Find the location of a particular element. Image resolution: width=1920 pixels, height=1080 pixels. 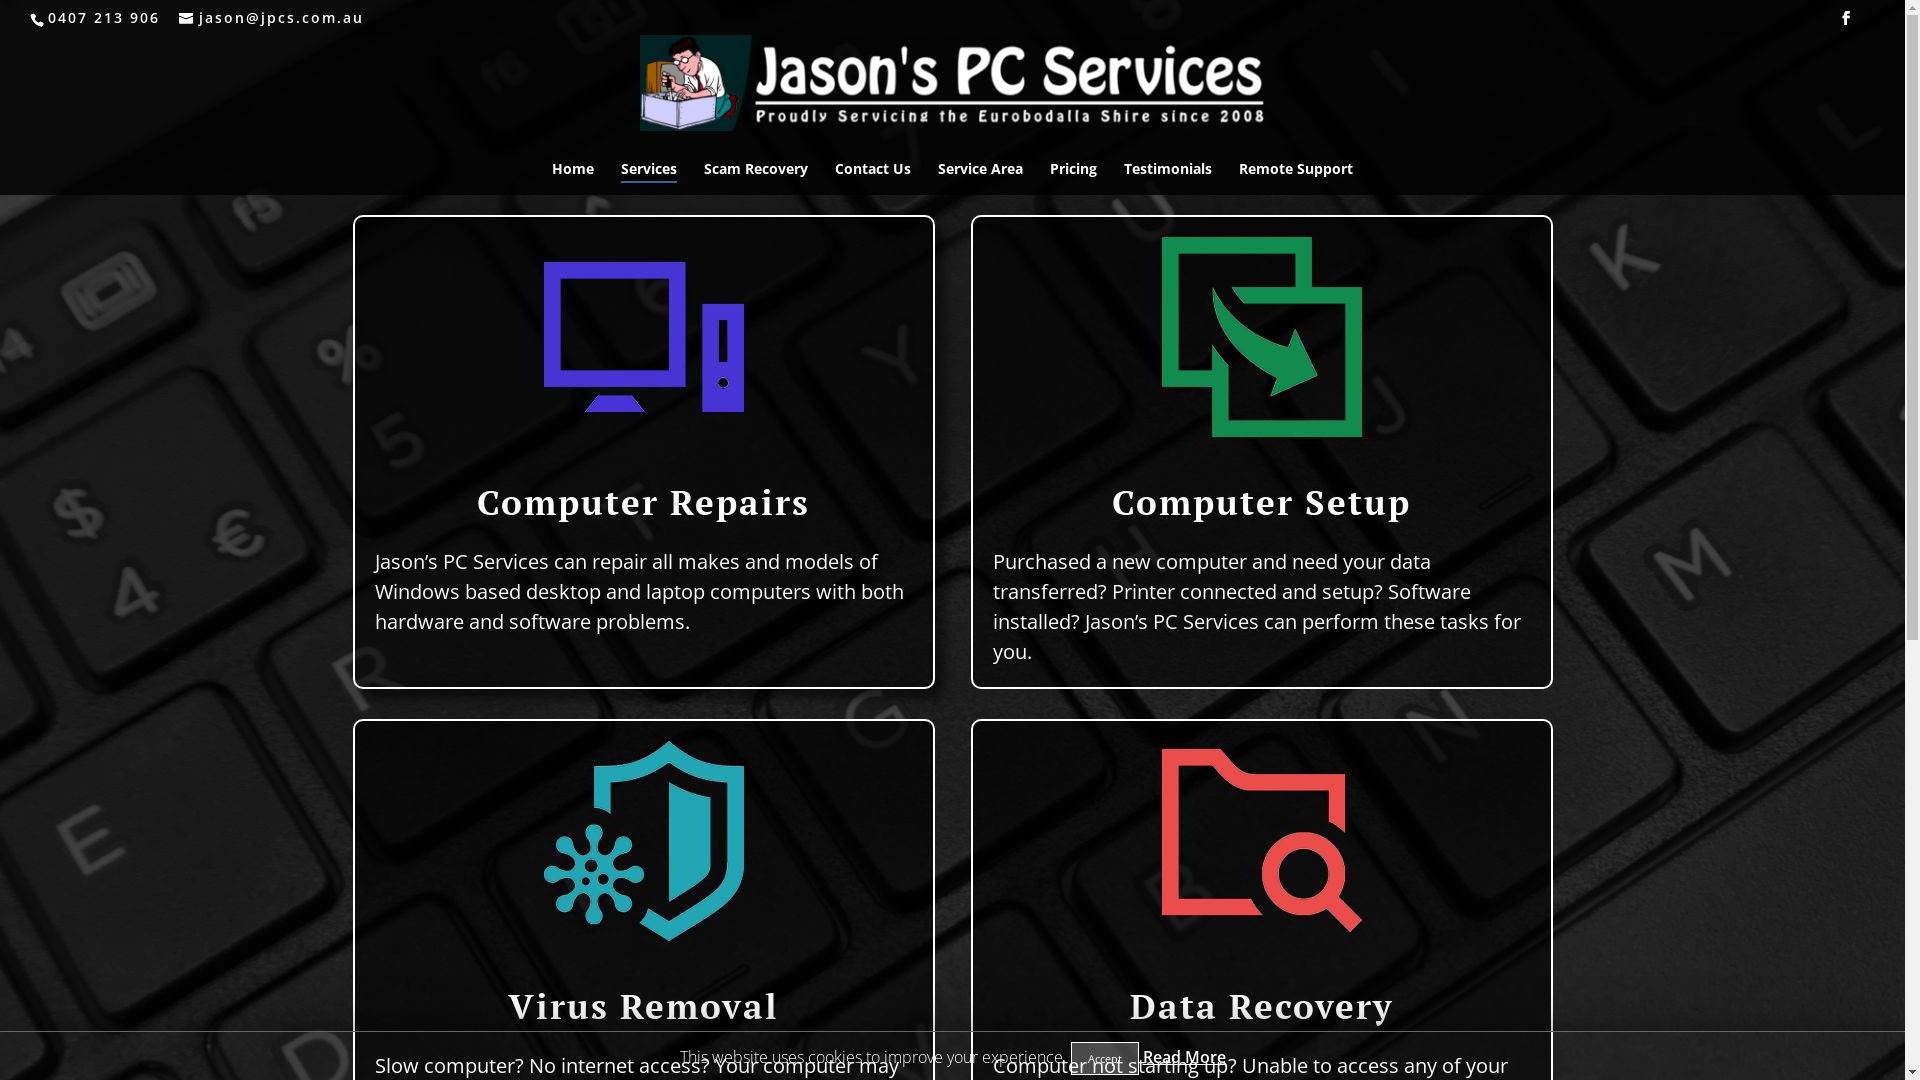

'Accept' is located at coordinates (1103, 1057).